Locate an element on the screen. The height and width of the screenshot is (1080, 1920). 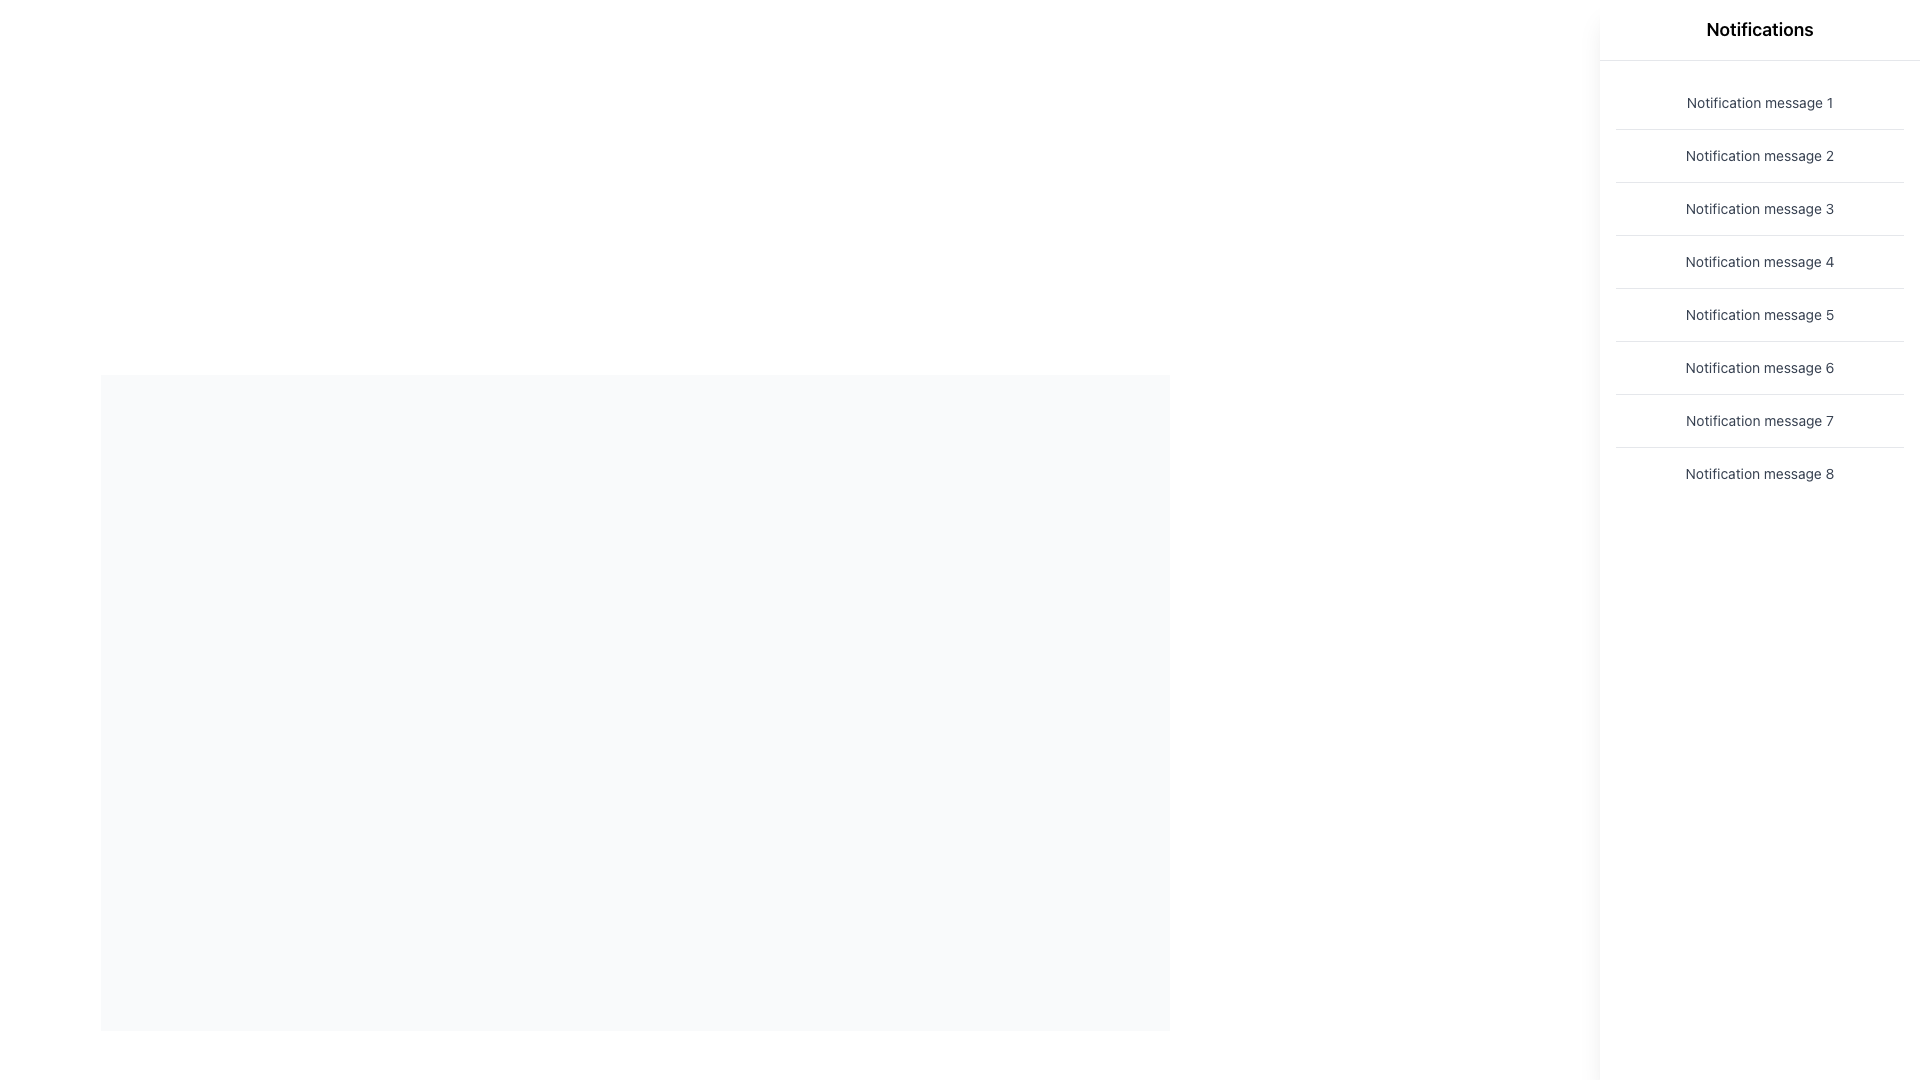
the static text element displaying 'Notification message 8', positioned at the bottom of a vertical list of notifications is located at coordinates (1760, 473).